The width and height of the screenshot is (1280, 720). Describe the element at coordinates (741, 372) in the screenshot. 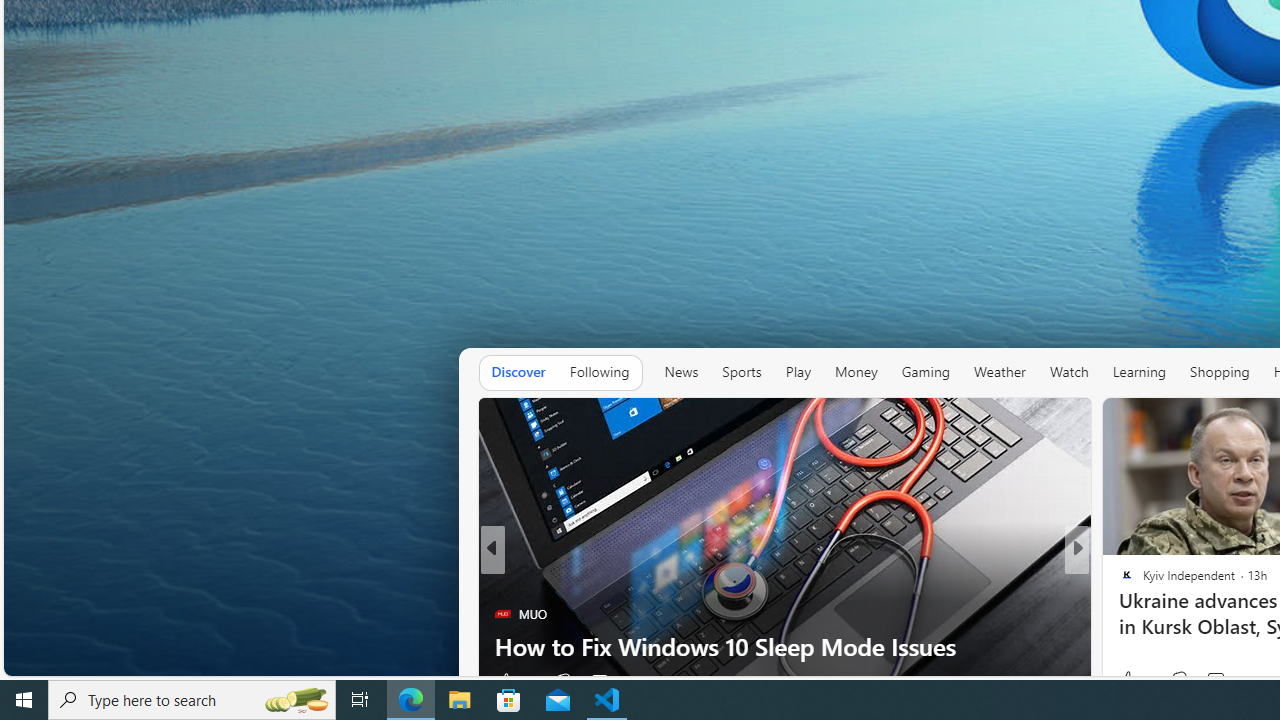

I see `'Sports'` at that location.